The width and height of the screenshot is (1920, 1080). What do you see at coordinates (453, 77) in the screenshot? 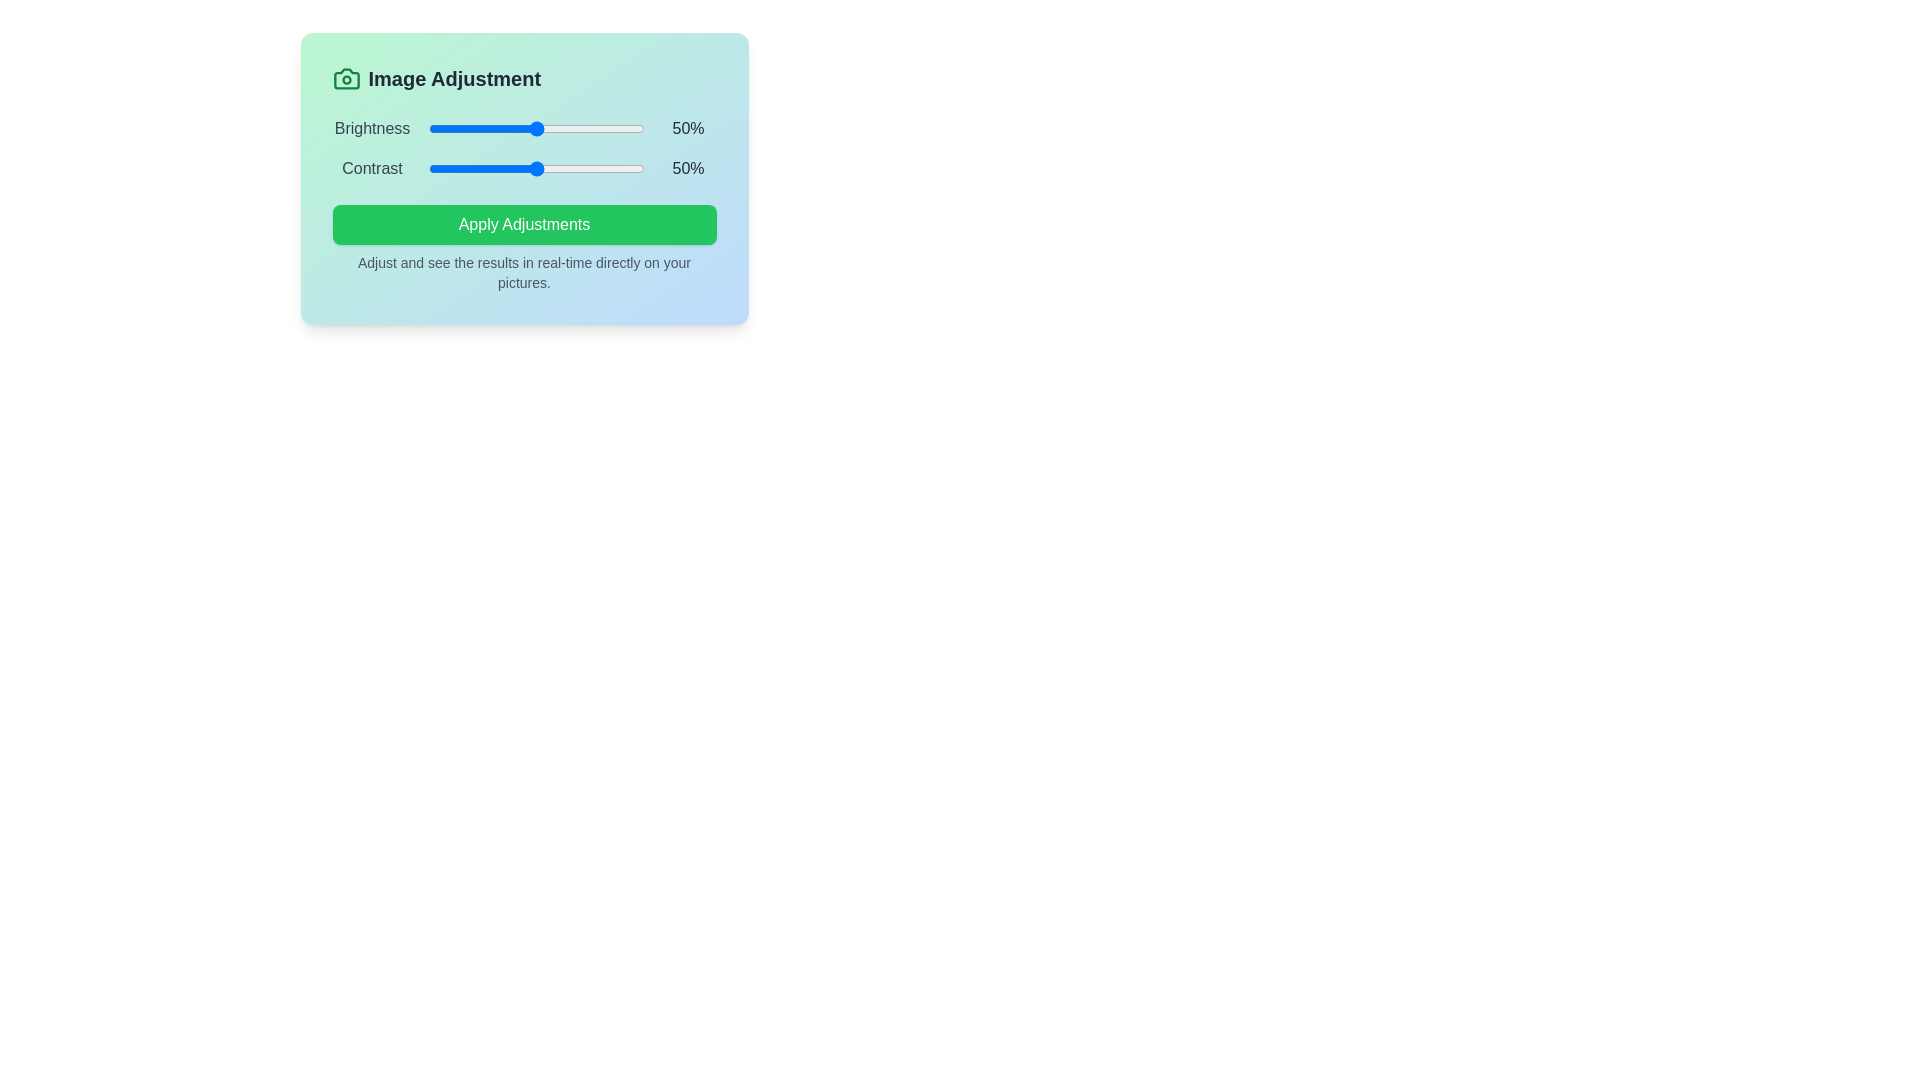
I see `the header text 'Image Adjustment' to inspect it` at bounding box center [453, 77].